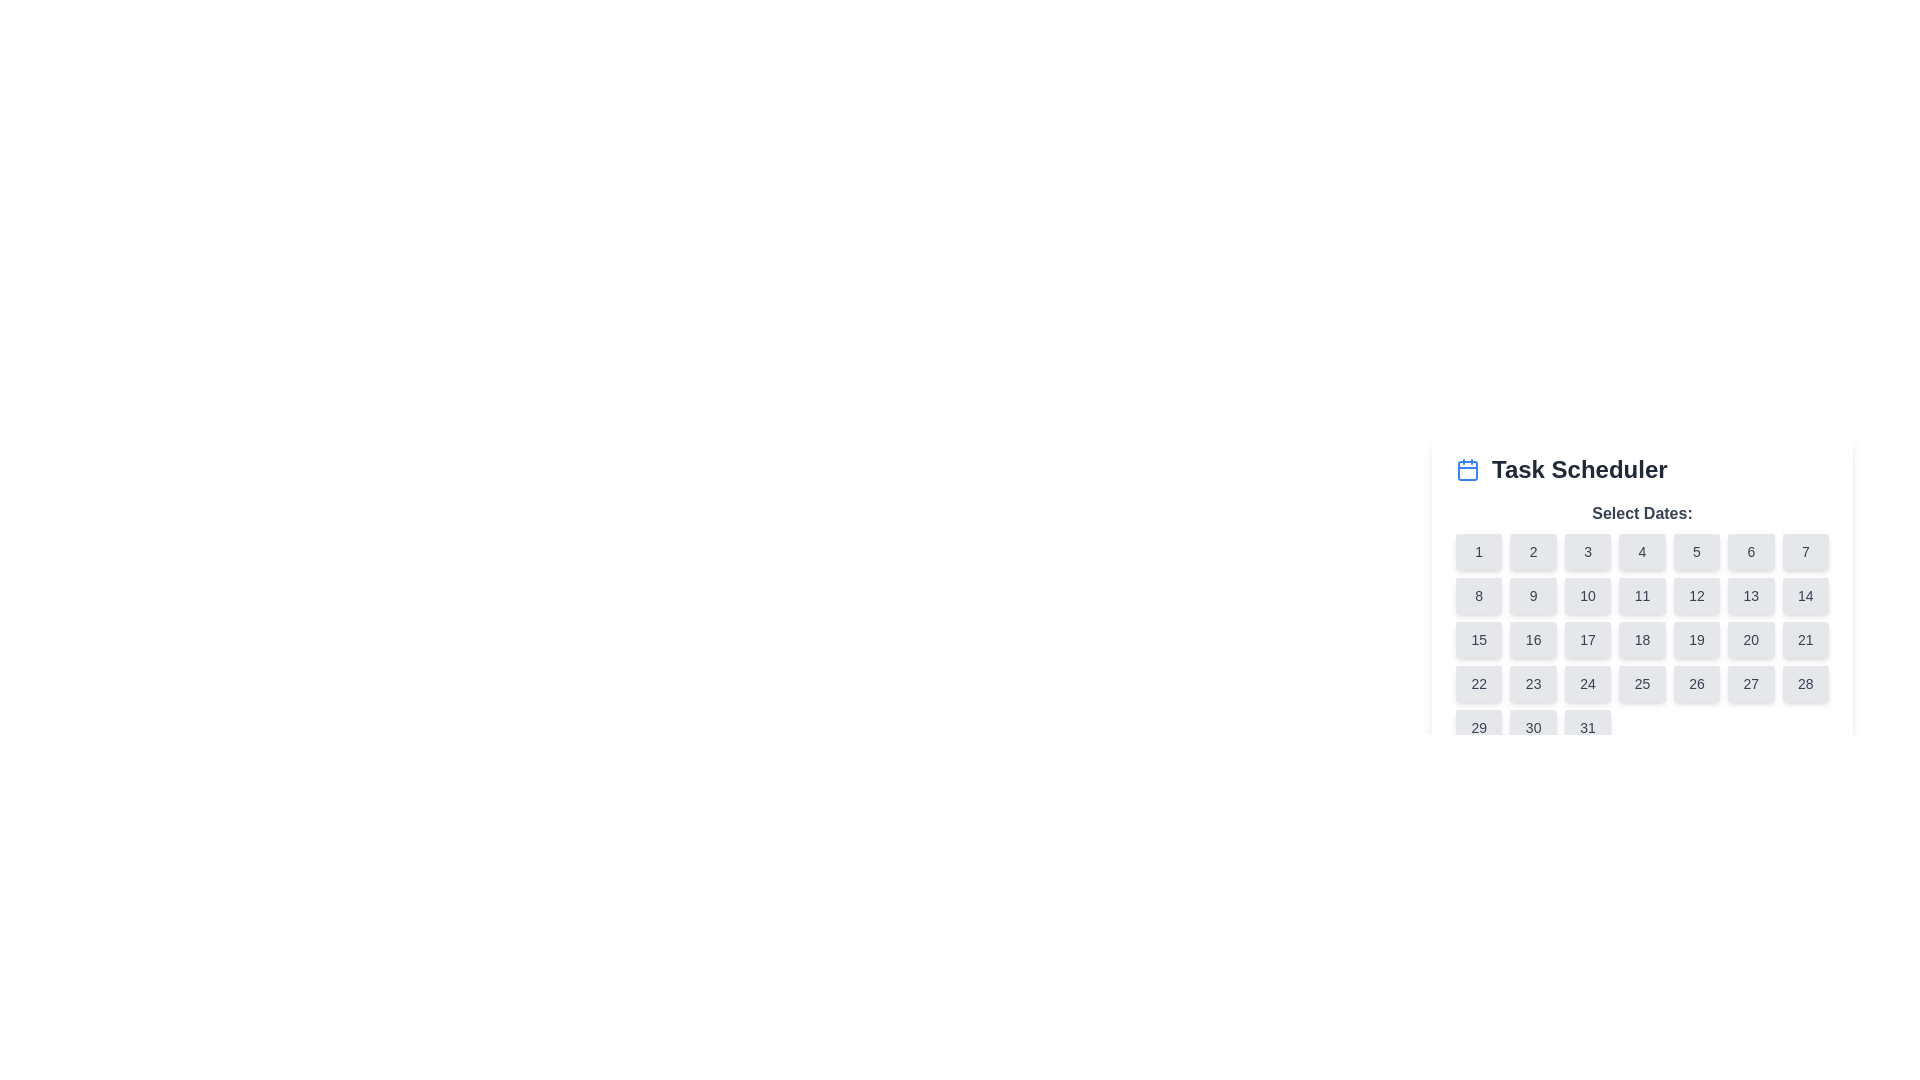 The height and width of the screenshot is (1080, 1920). I want to click on the Interactive calendar day button labeled '3', so click(1587, 551).